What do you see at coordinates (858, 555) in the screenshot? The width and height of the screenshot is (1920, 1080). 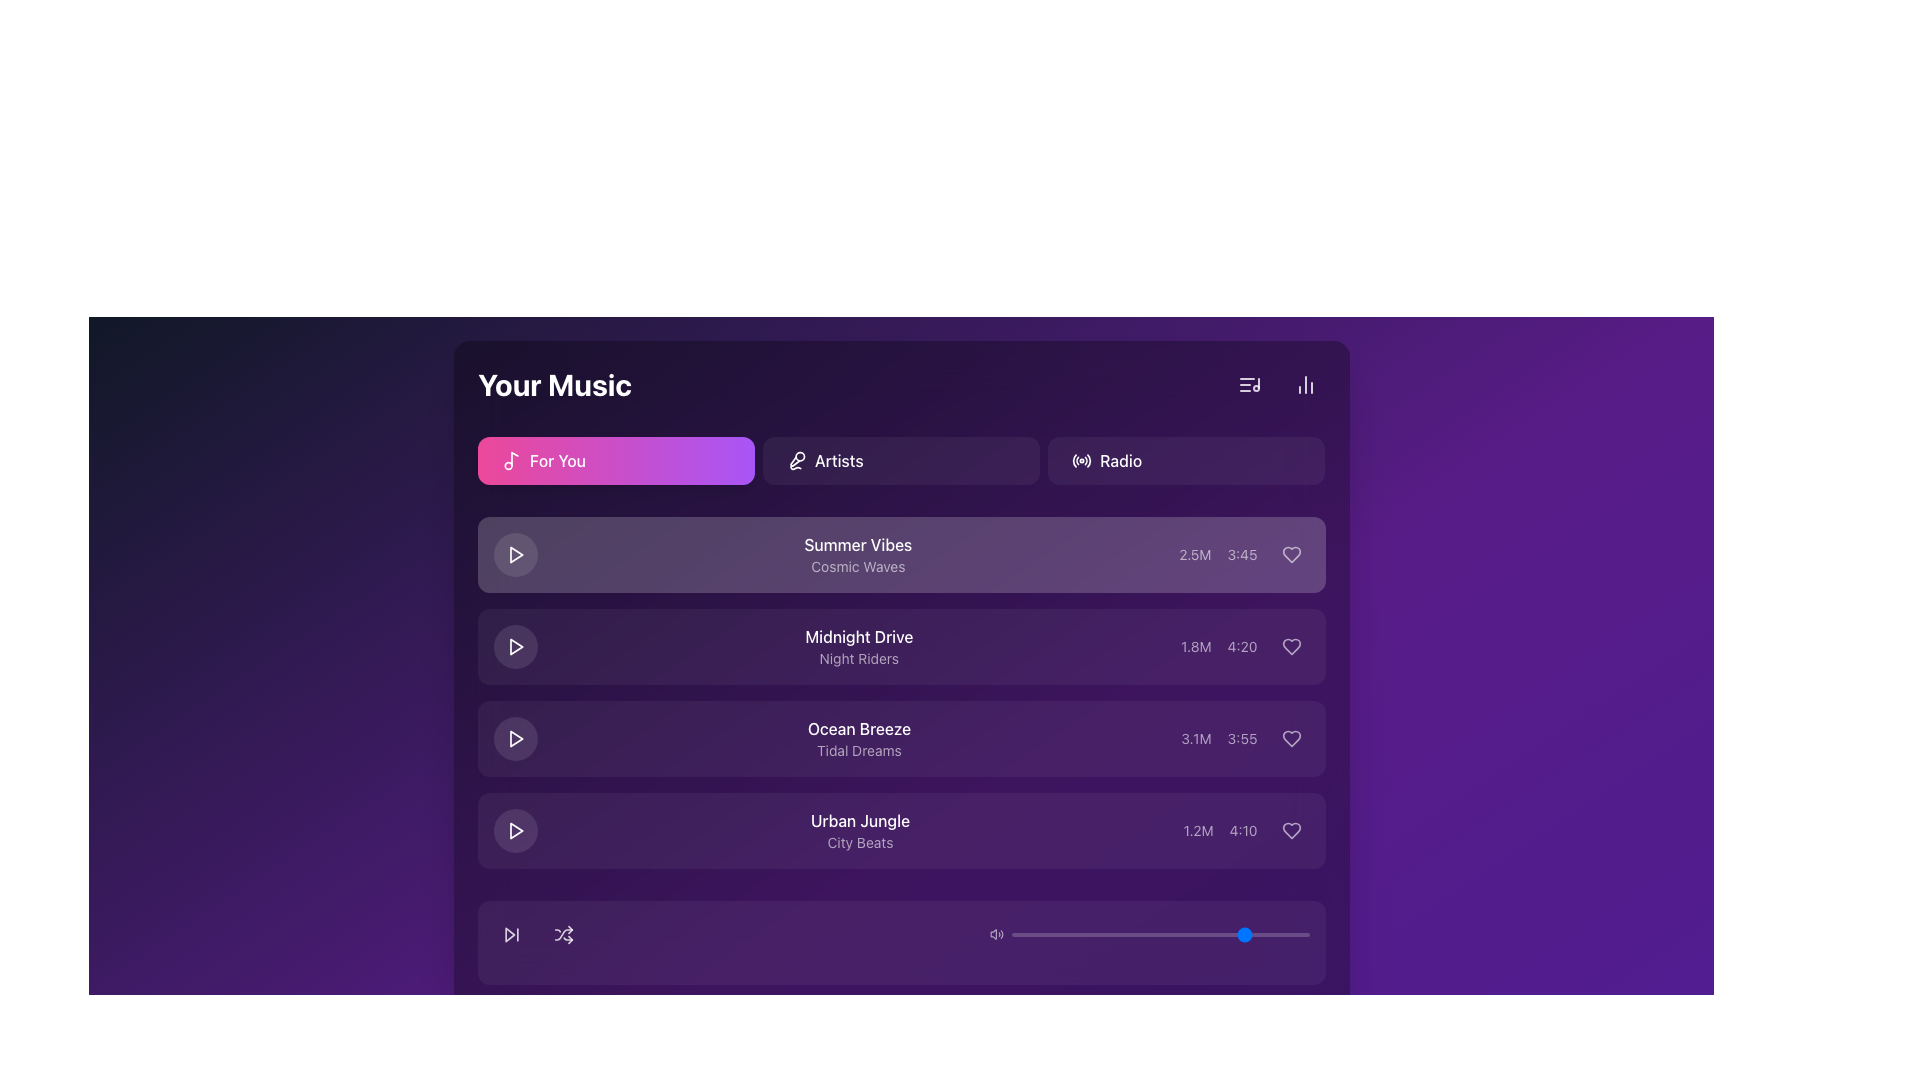 I see `the content of the text label indicating the title 'Summer Vibes' and subtitle 'Cosmic Waves', located in the second row under 'Your Music', between the play button and the stats` at bounding box center [858, 555].